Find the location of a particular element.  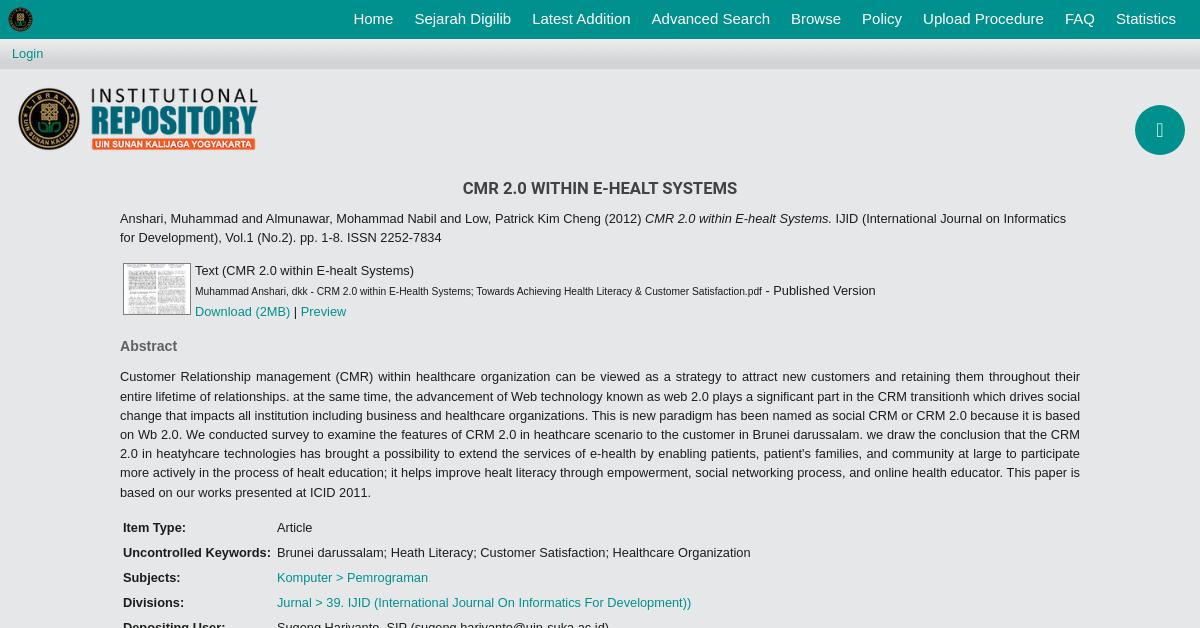

'Divisions:' is located at coordinates (152, 601).